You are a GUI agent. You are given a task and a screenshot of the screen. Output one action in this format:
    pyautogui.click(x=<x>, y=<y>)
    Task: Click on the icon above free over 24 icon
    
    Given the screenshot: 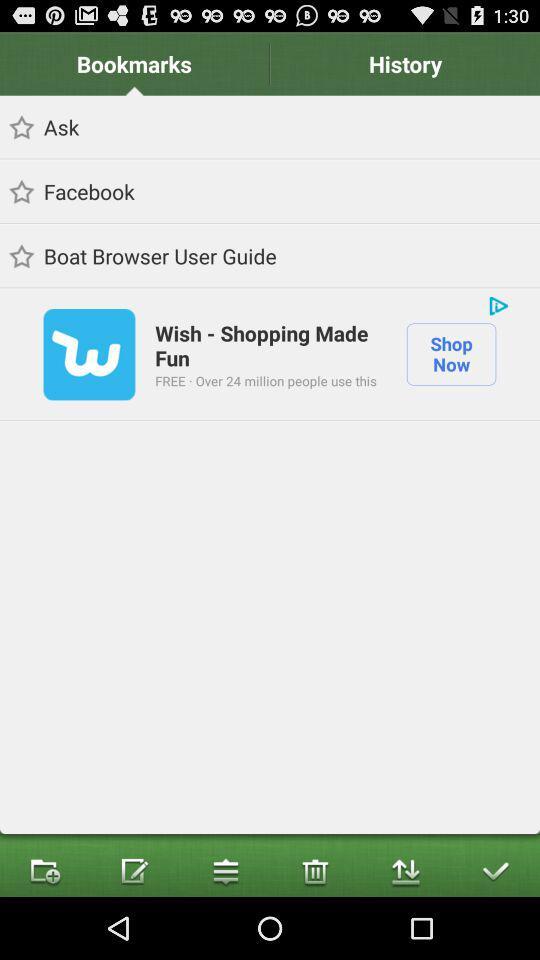 What is the action you would take?
    pyautogui.click(x=270, y=345)
    